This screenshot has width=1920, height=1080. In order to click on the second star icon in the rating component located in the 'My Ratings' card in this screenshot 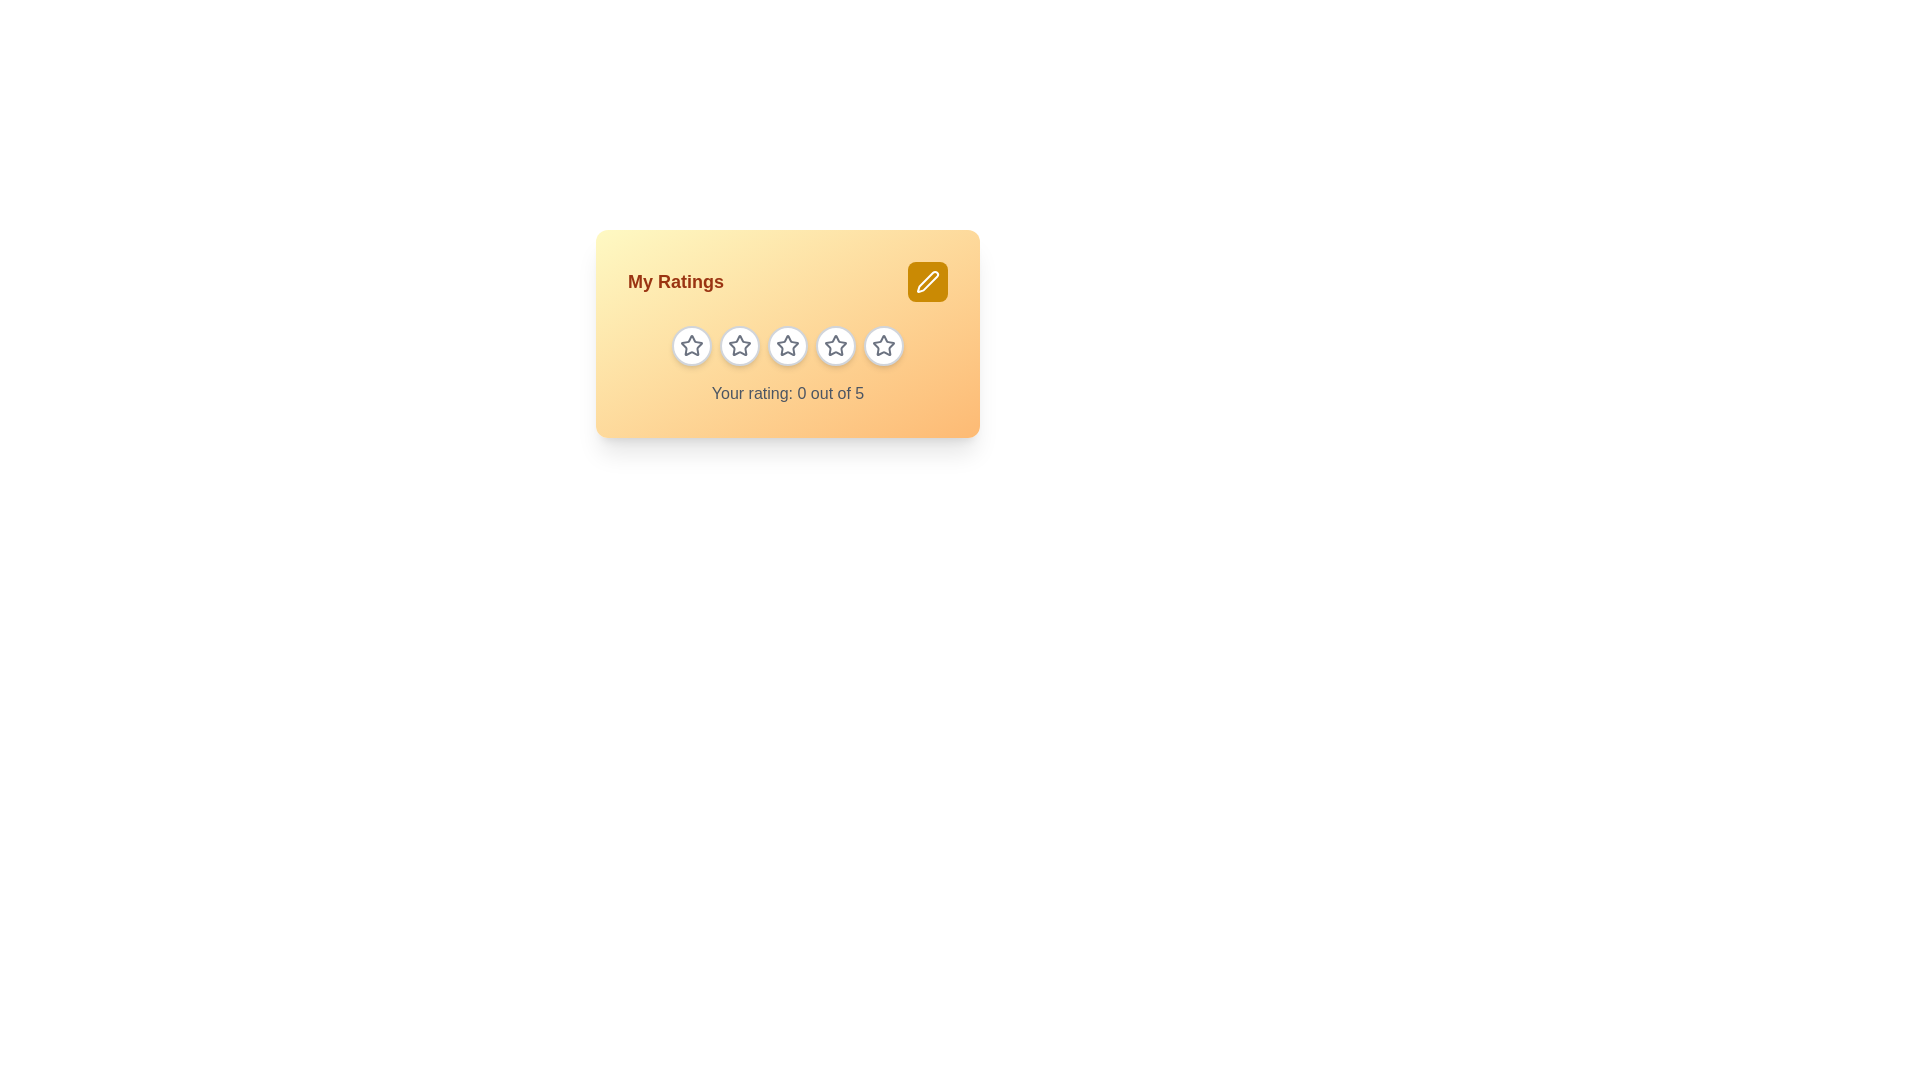, I will do `click(738, 344)`.